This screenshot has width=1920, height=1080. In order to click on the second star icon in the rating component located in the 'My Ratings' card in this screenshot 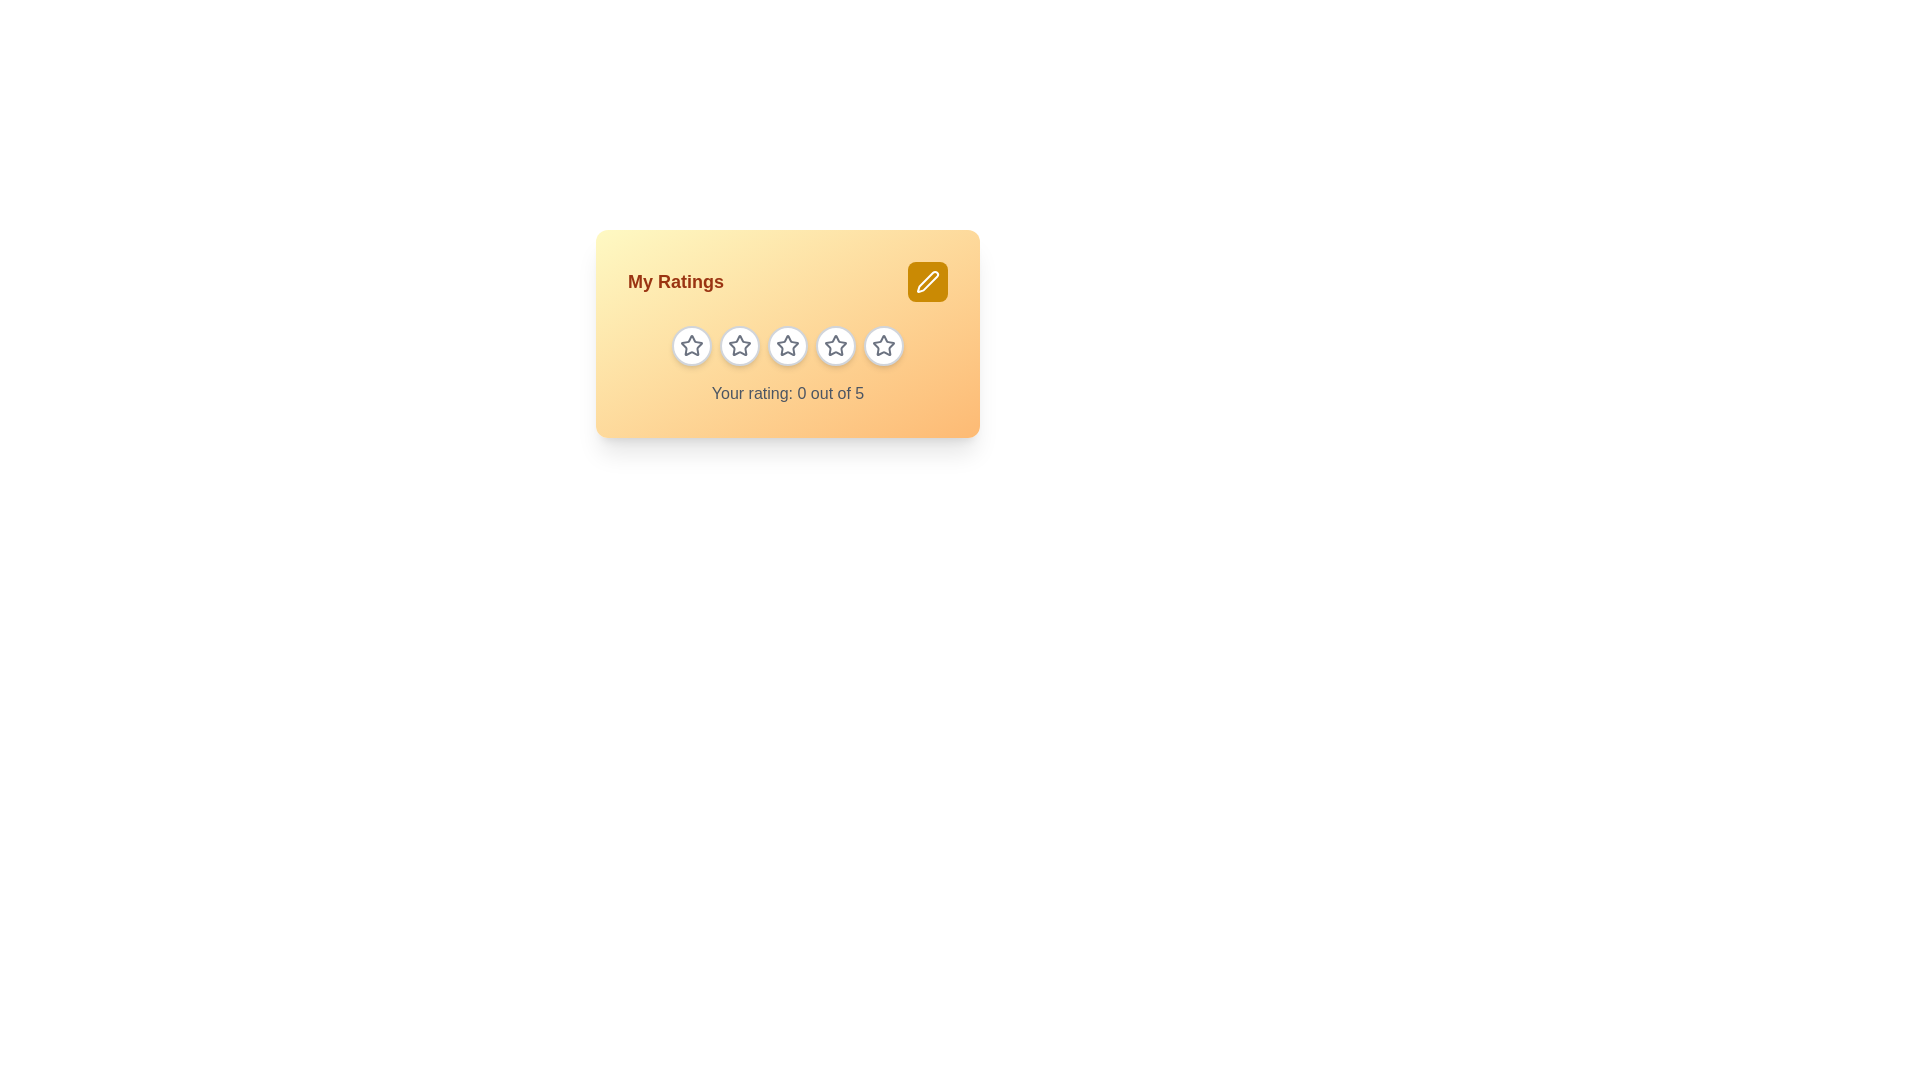, I will do `click(738, 344)`.